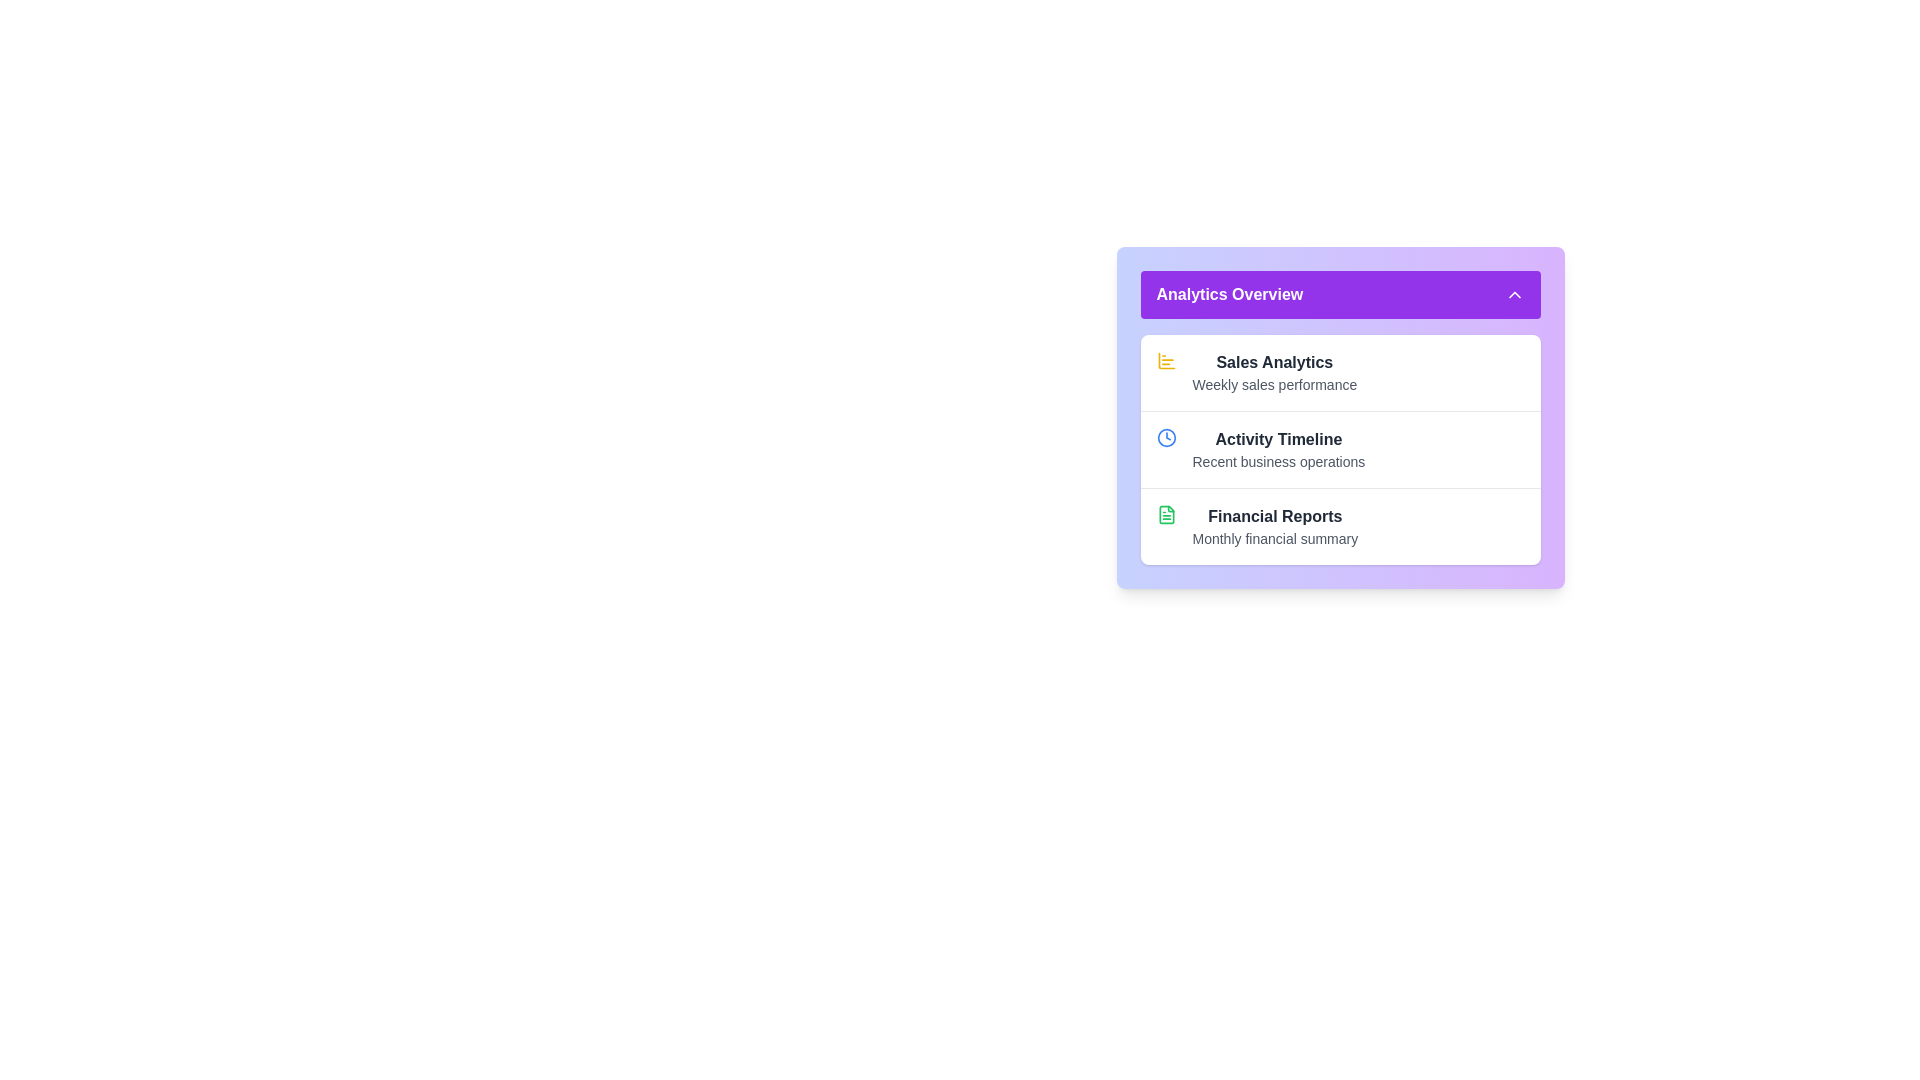 The width and height of the screenshot is (1920, 1080). What do you see at coordinates (1274, 526) in the screenshot?
I see `the third Text-based List Item in the 'Analytics Overview' card` at bounding box center [1274, 526].